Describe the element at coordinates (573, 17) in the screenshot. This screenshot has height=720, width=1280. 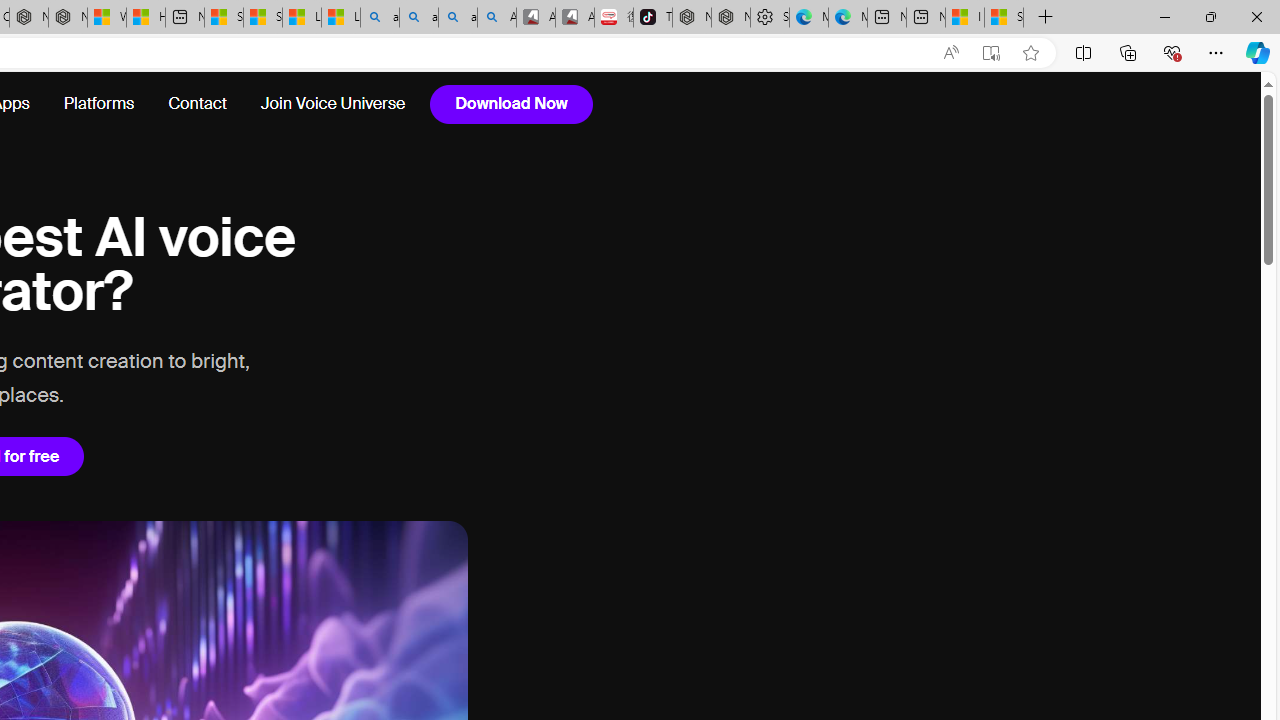
I see `'All Cubot phones'` at that location.